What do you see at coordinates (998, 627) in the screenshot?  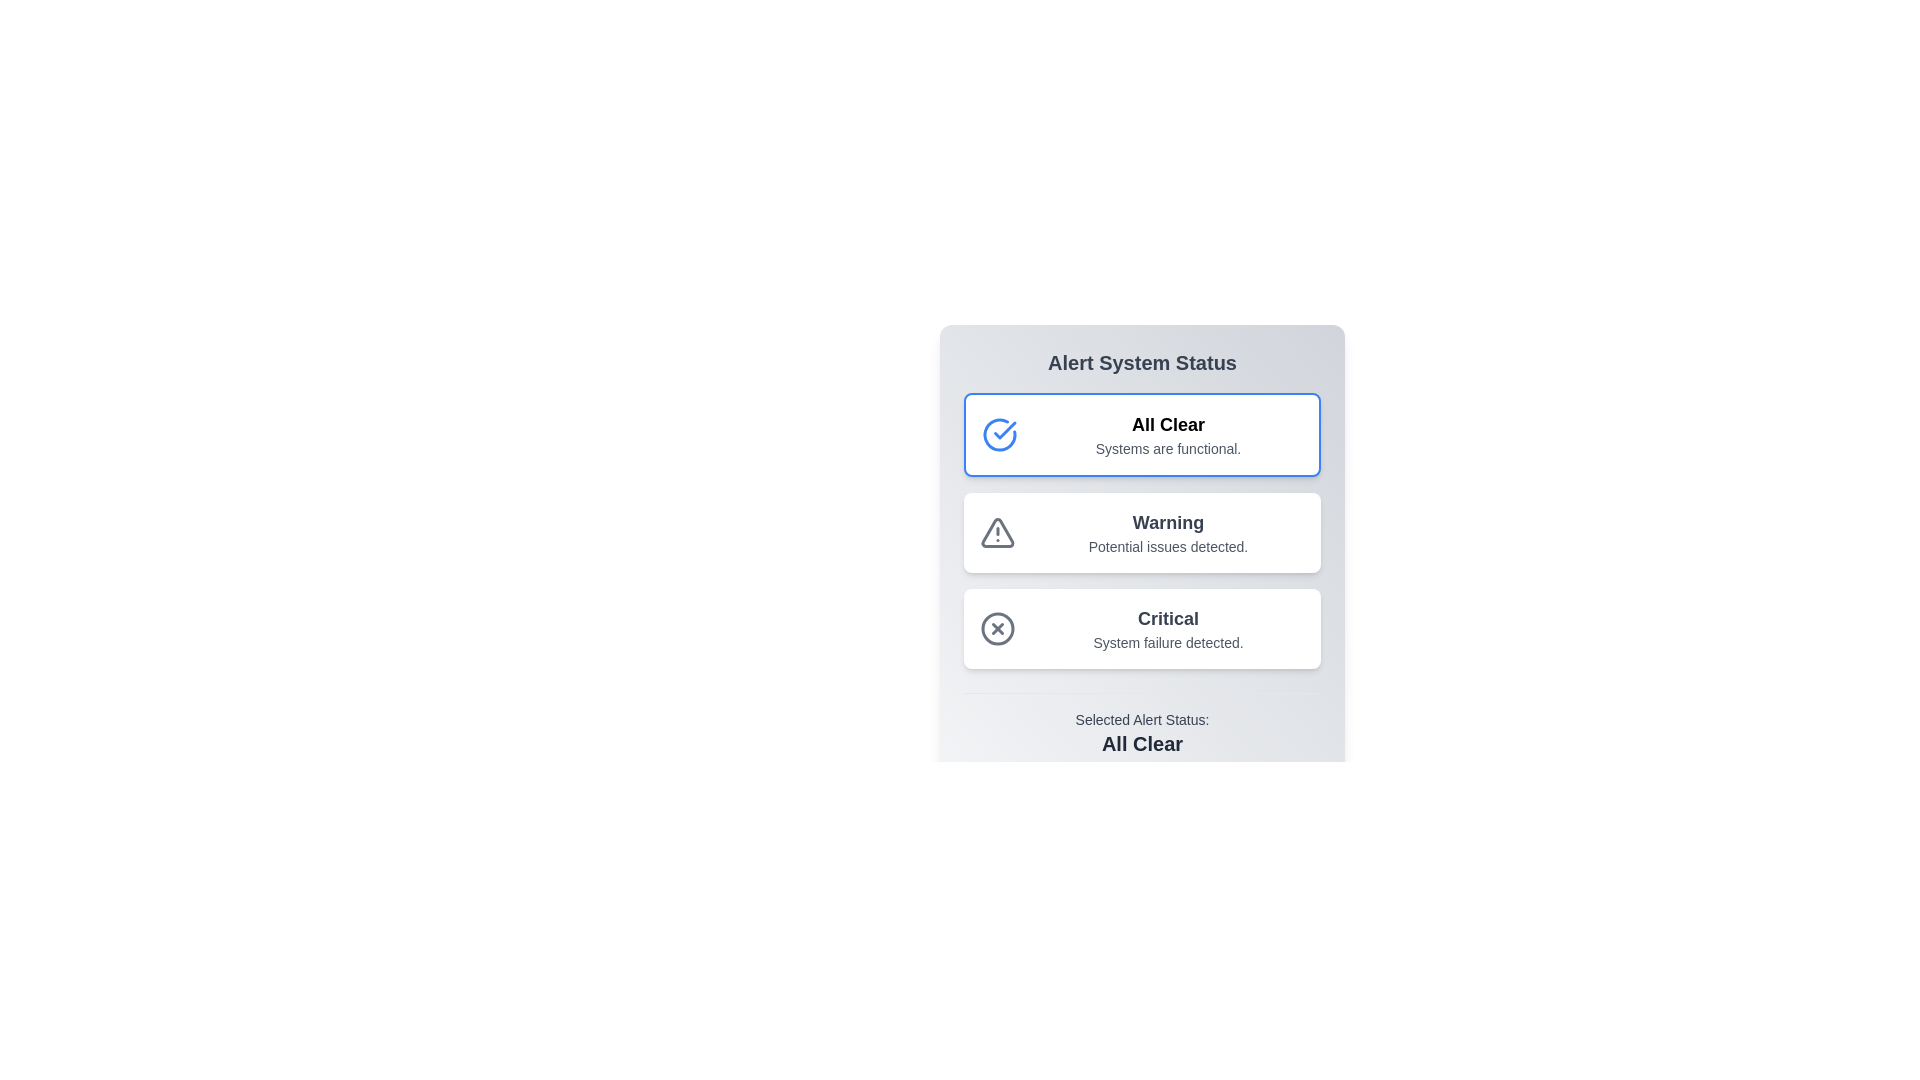 I see `the circular SVG icon with a bold, dark gray 'X' at its center, located to the left of the text 'Critical' in the third item of the vertical stack of alert statuses` at bounding box center [998, 627].